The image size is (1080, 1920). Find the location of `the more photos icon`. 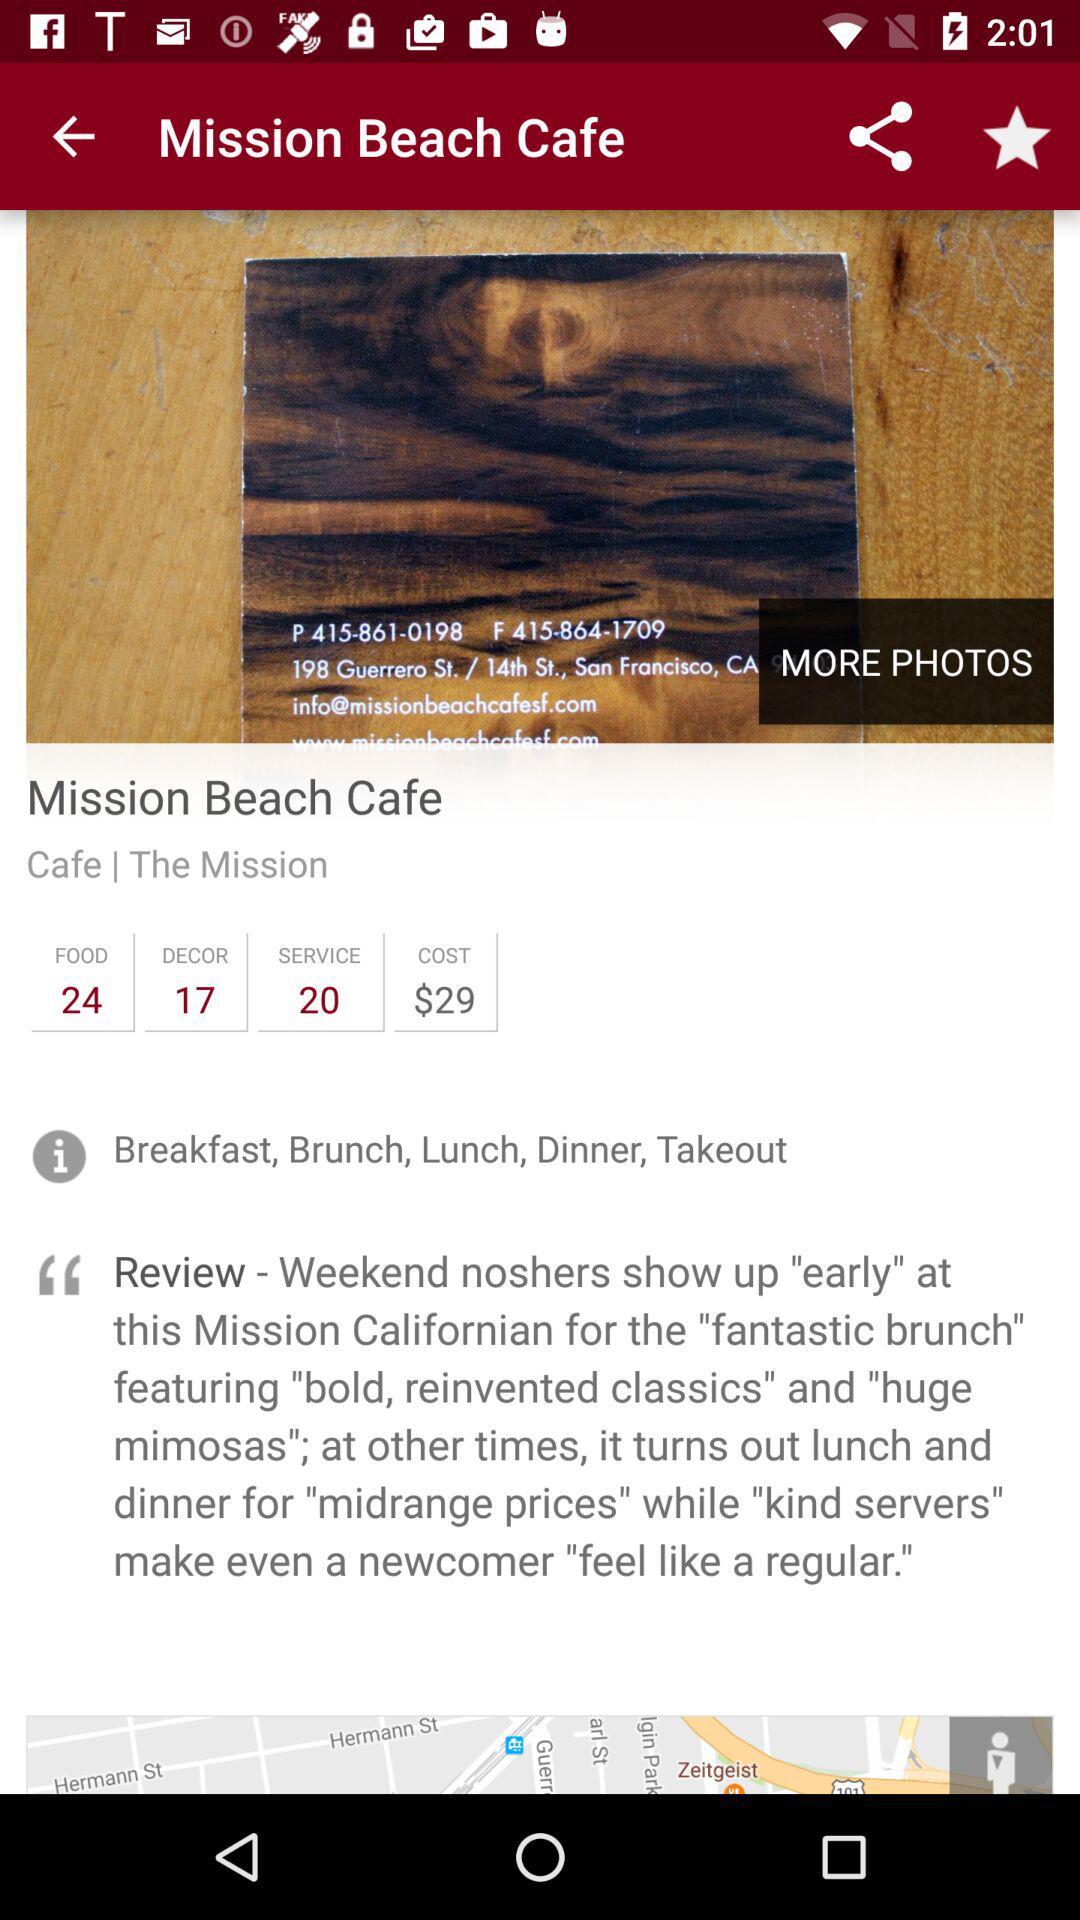

the more photos icon is located at coordinates (906, 661).